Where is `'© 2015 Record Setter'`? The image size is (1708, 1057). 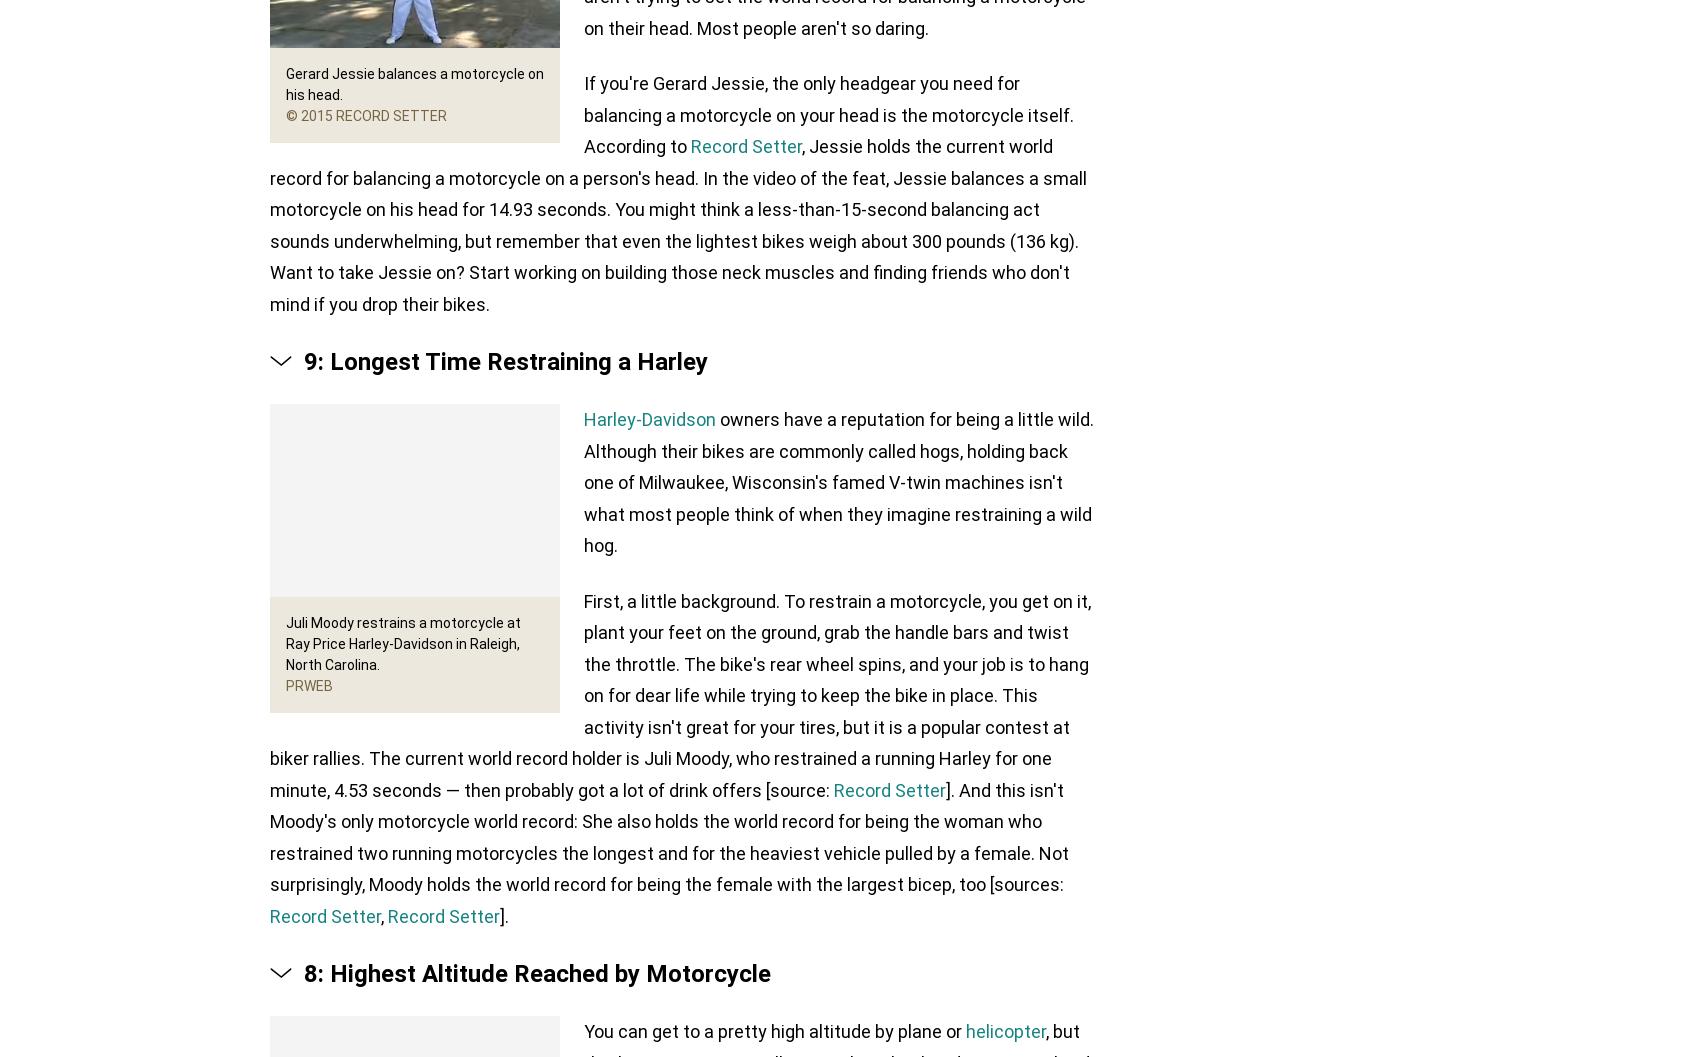 '© 2015 Record Setter' is located at coordinates (366, 114).